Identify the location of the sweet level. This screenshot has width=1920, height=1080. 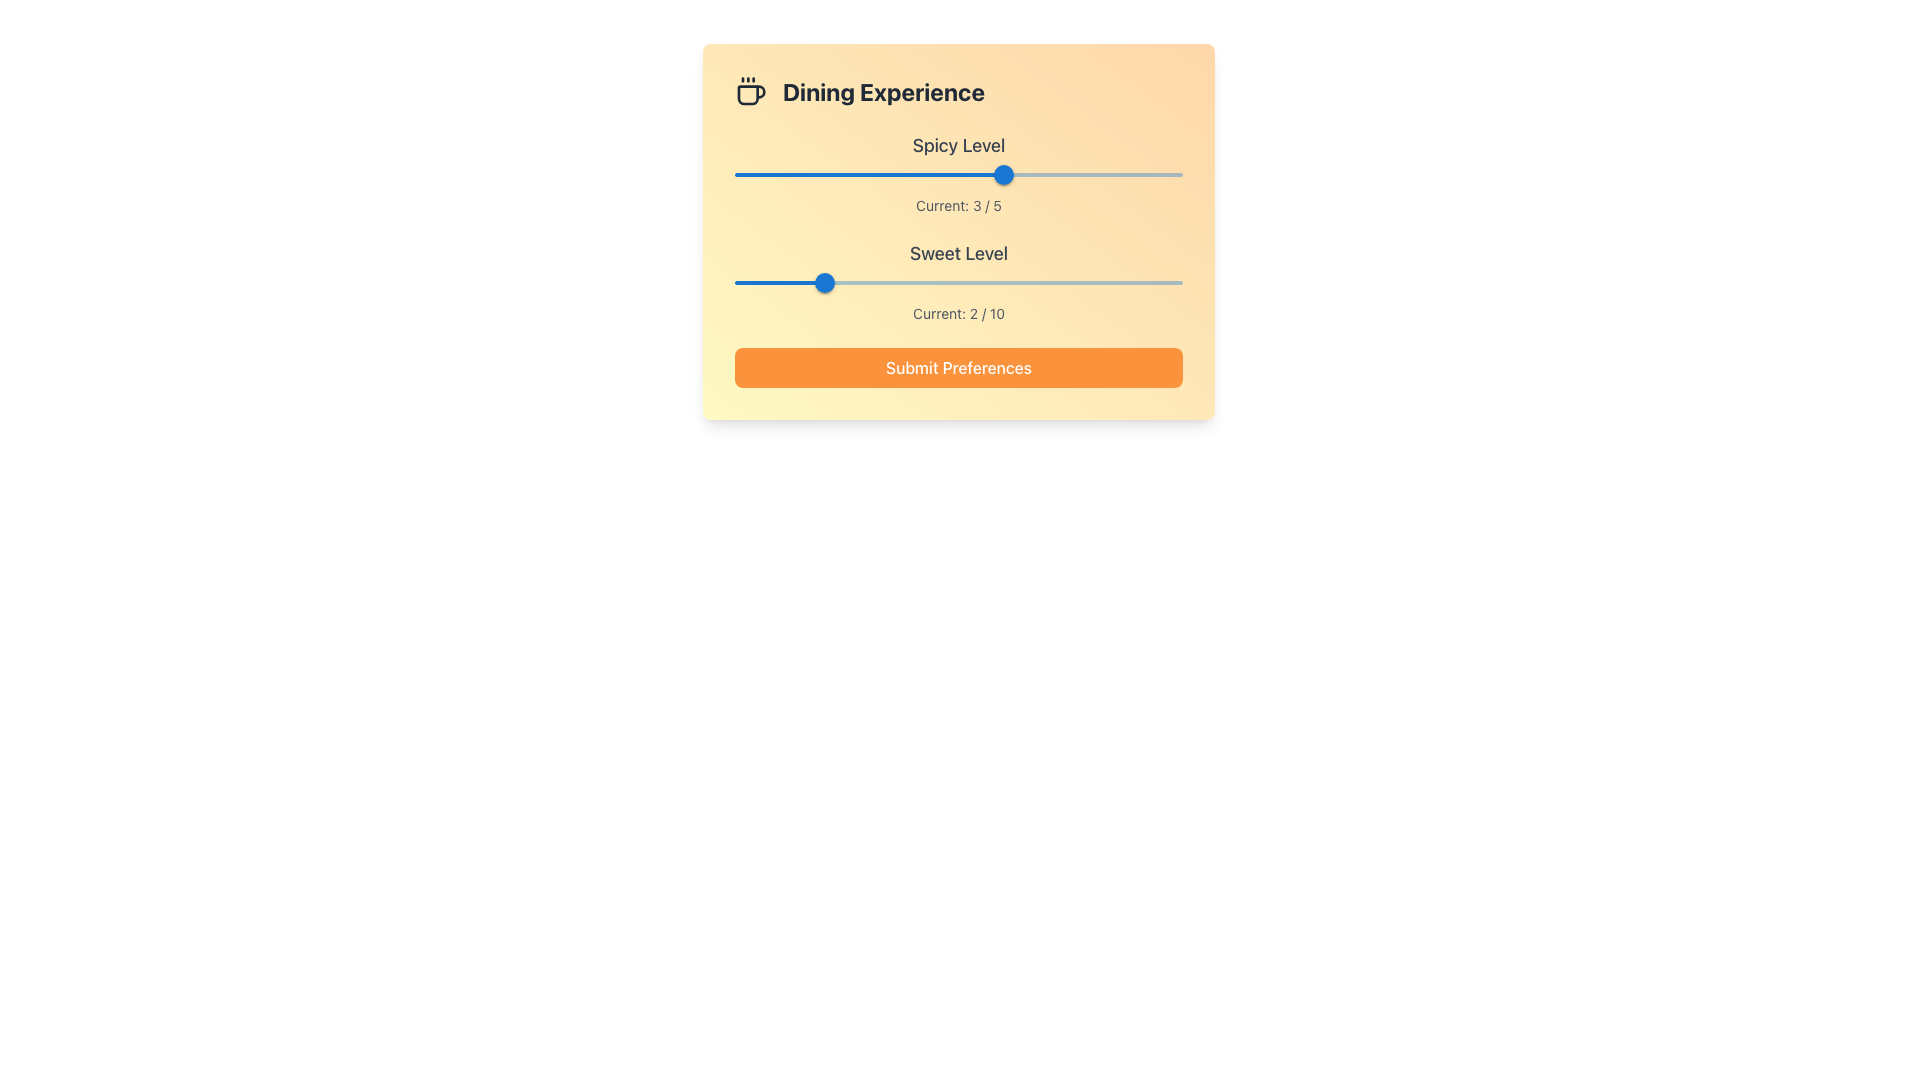
(958, 282).